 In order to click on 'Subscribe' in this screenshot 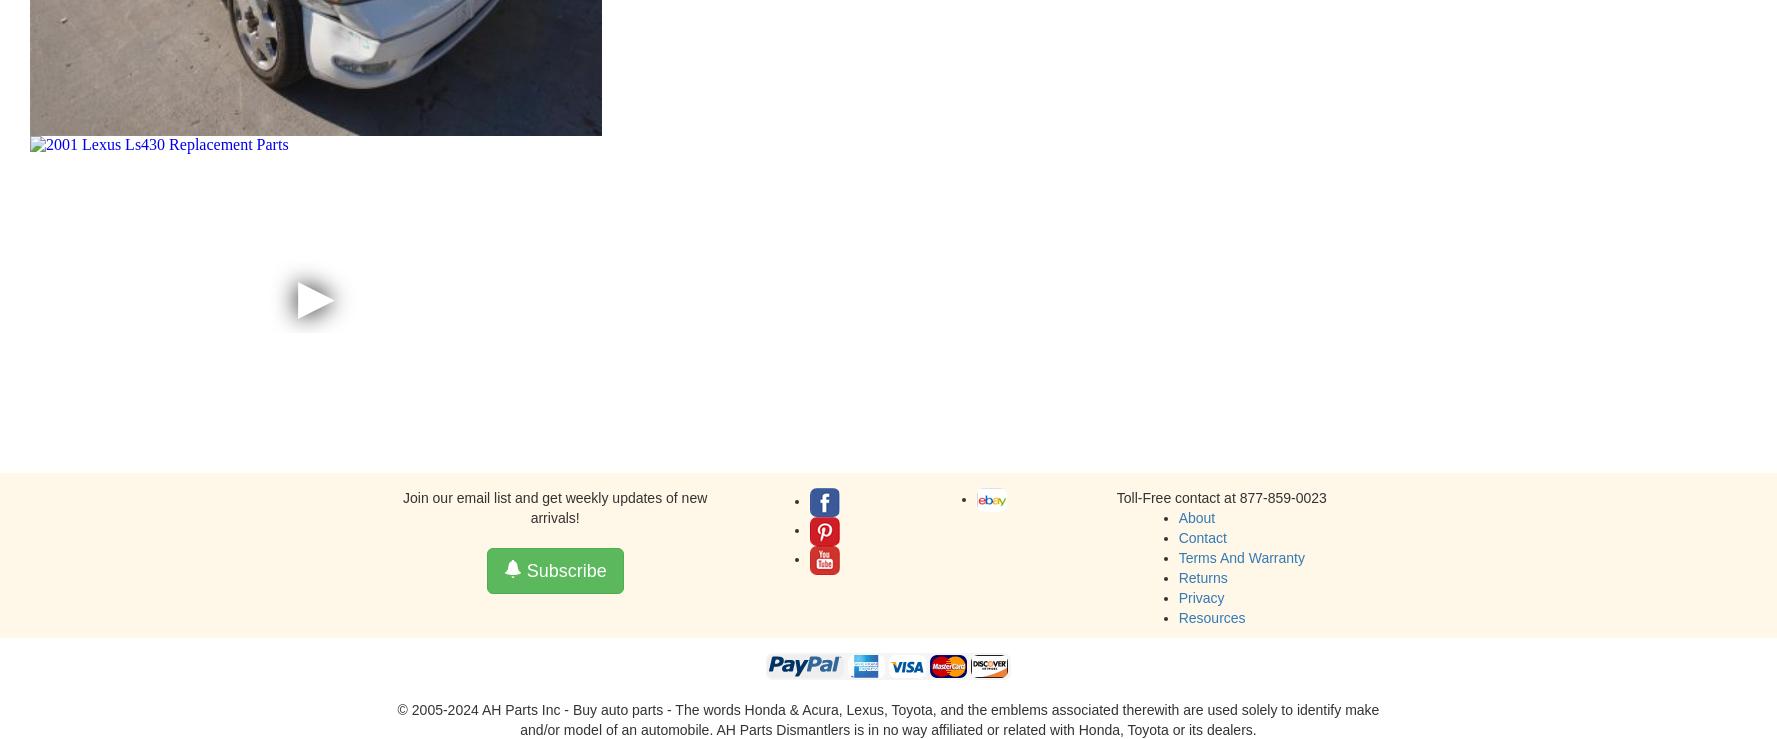, I will do `click(562, 570)`.